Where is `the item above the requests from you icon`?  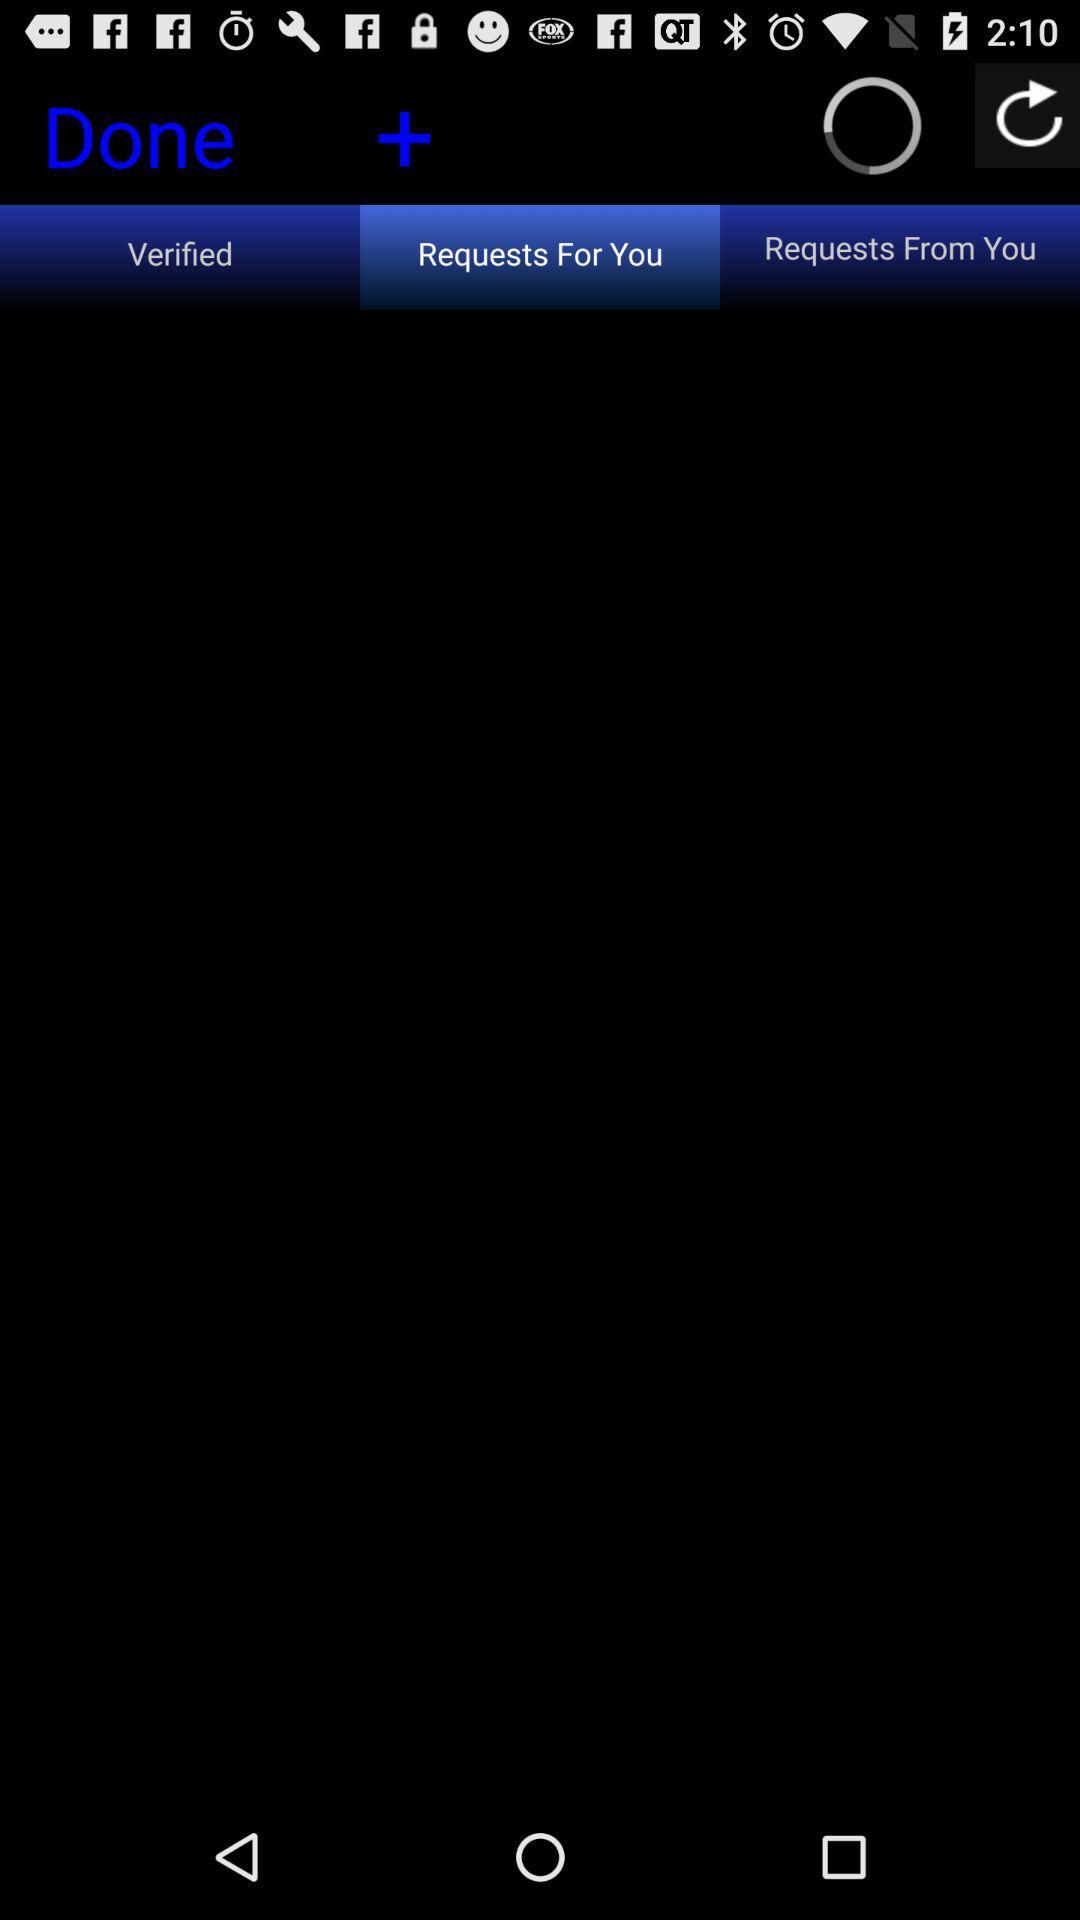 the item above the requests from you icon is located at coordinates (1027, 114).